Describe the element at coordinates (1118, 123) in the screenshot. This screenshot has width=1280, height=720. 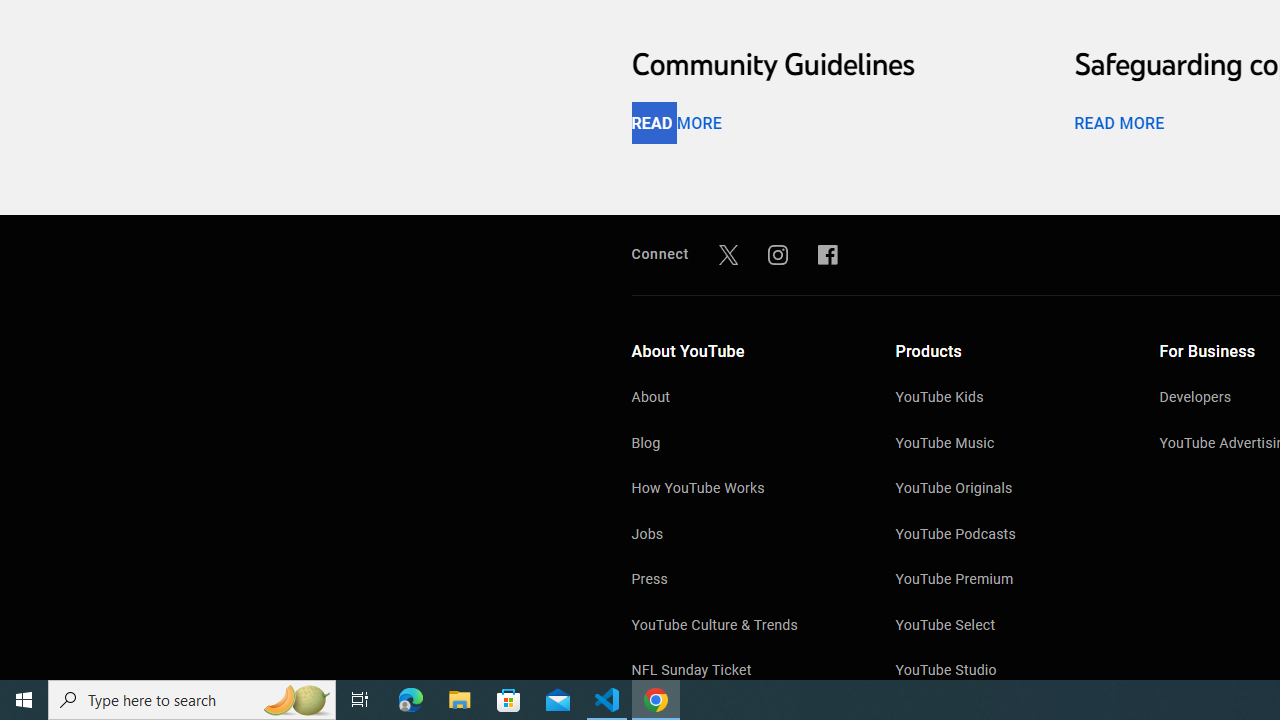
I see `'READ MORE'` at that location.